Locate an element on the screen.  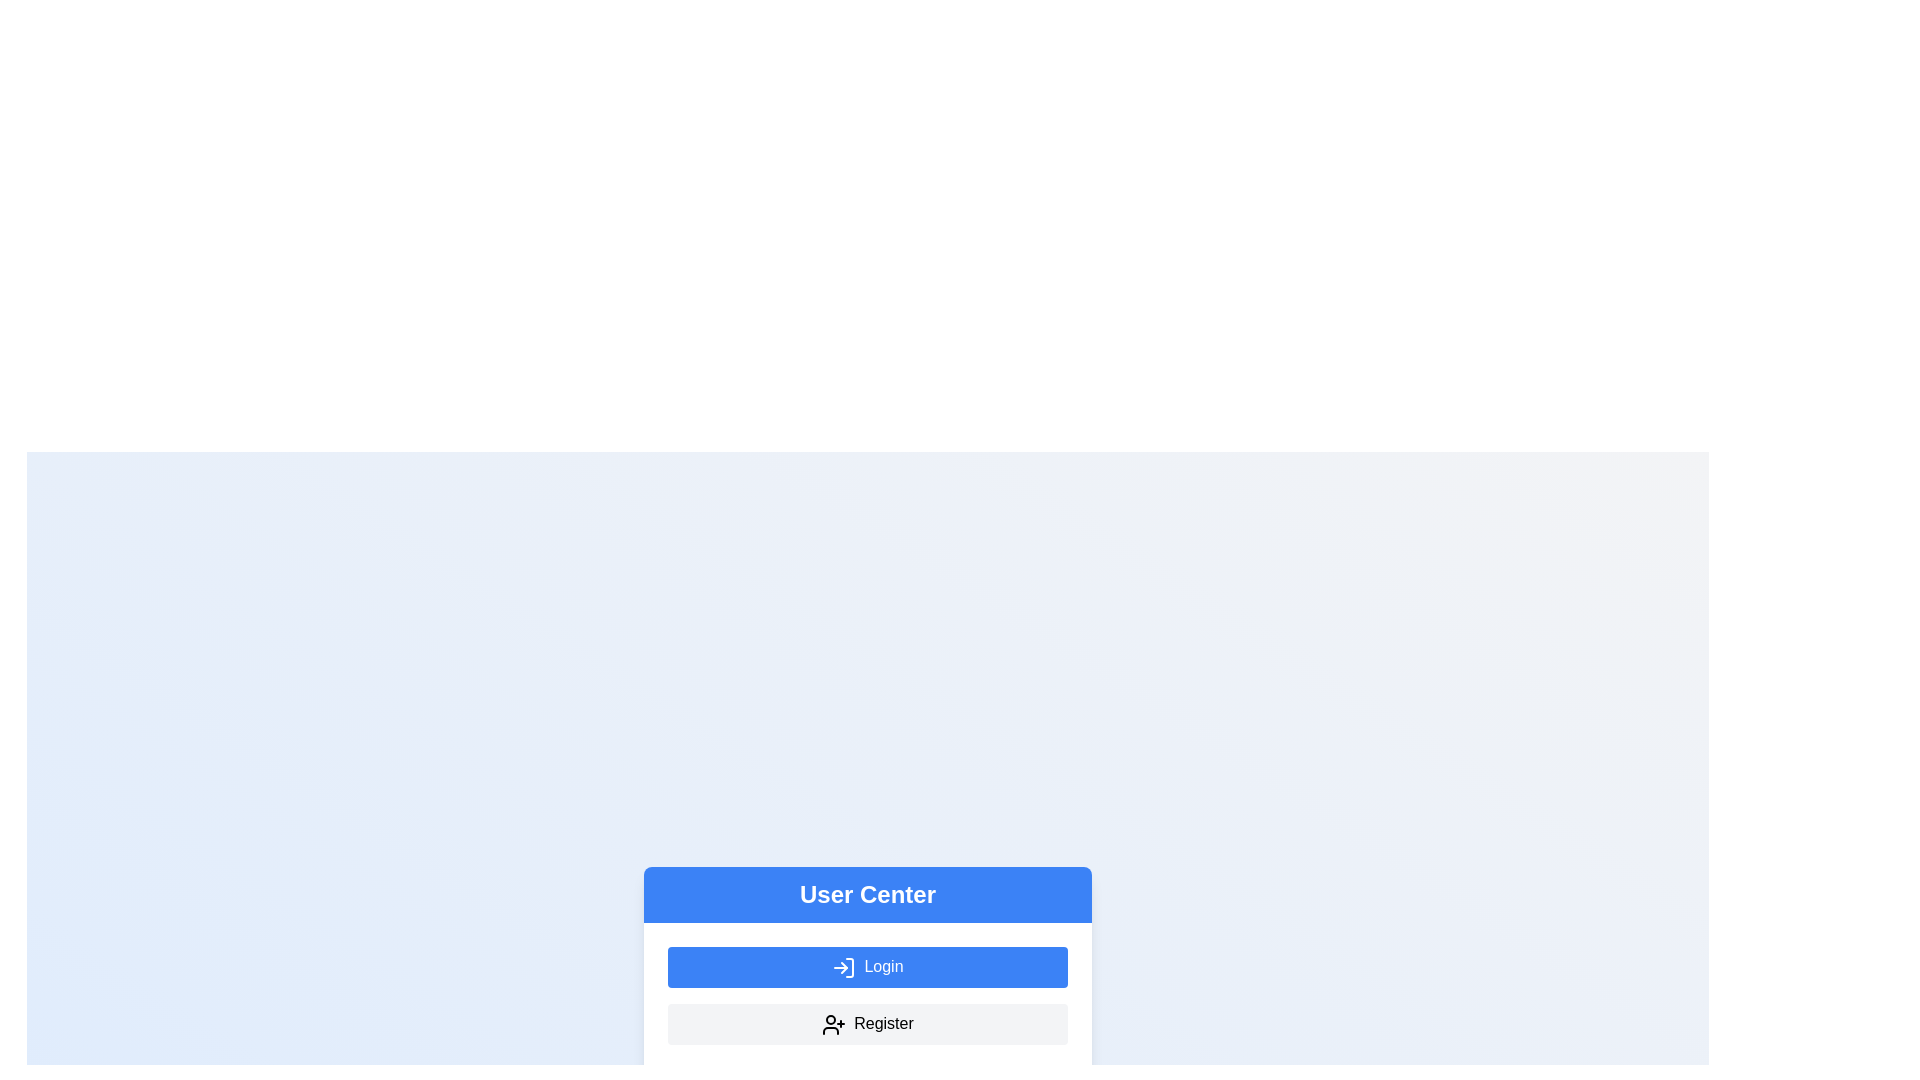
the text label that serves as a header or title for the section, located at the top center of a blue rectangular banner above the 'Login' and 'Register' buttons is located at coordinates (868, 893).